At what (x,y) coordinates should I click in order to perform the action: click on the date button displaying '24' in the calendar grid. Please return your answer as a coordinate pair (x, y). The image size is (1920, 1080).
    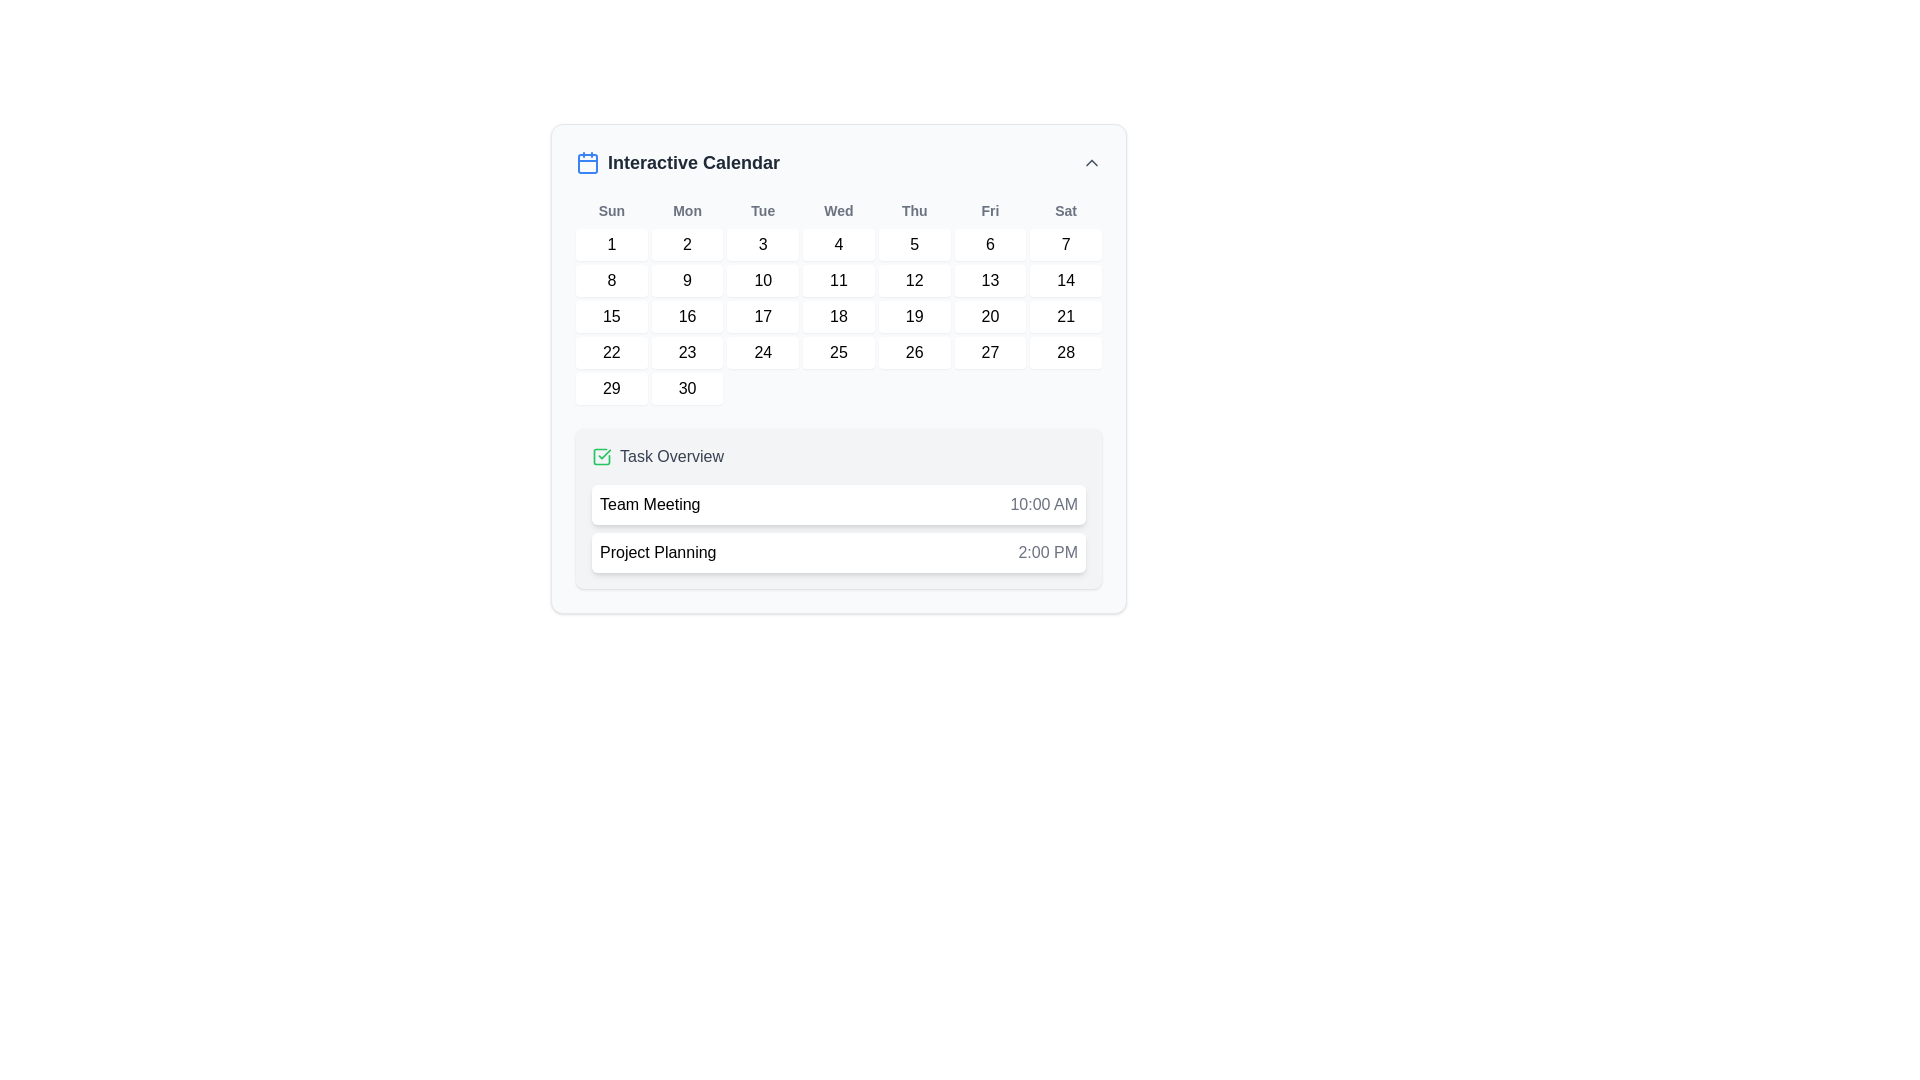
    Looking at the image, I should click on (762, 352).